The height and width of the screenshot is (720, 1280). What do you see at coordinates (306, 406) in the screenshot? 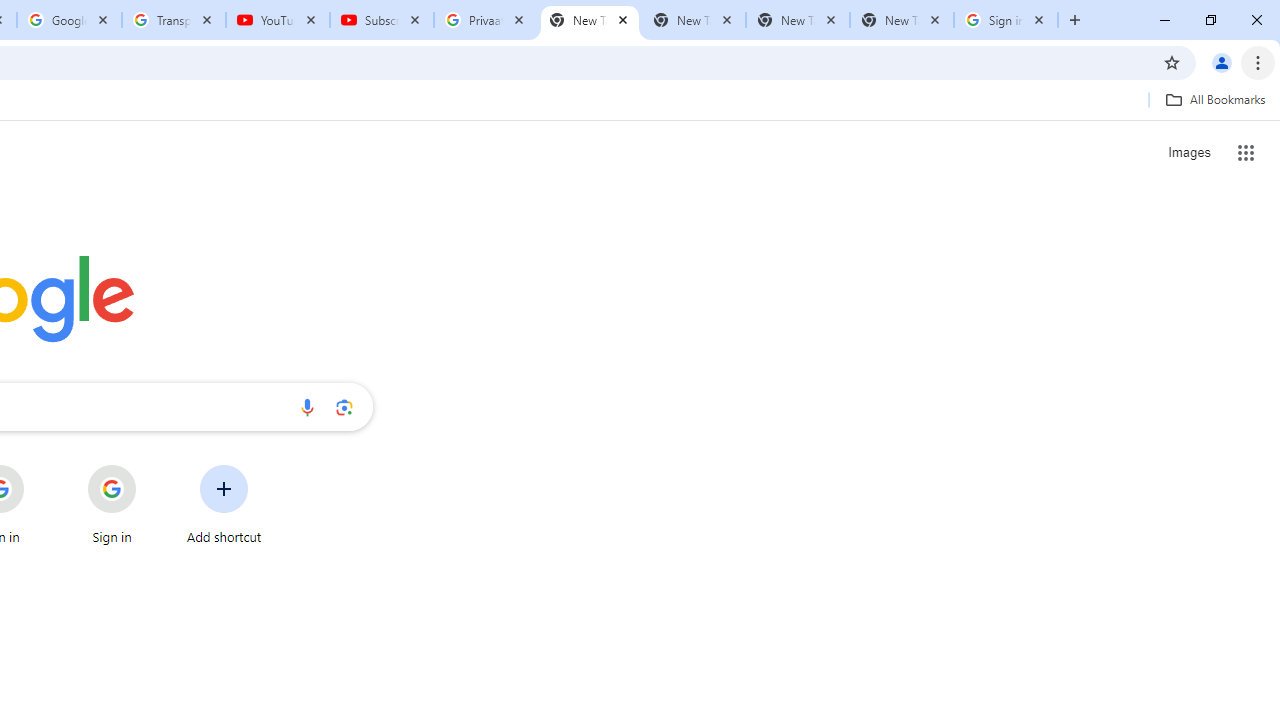
I see `'Search by voice'` at bounding box center [306, 406].